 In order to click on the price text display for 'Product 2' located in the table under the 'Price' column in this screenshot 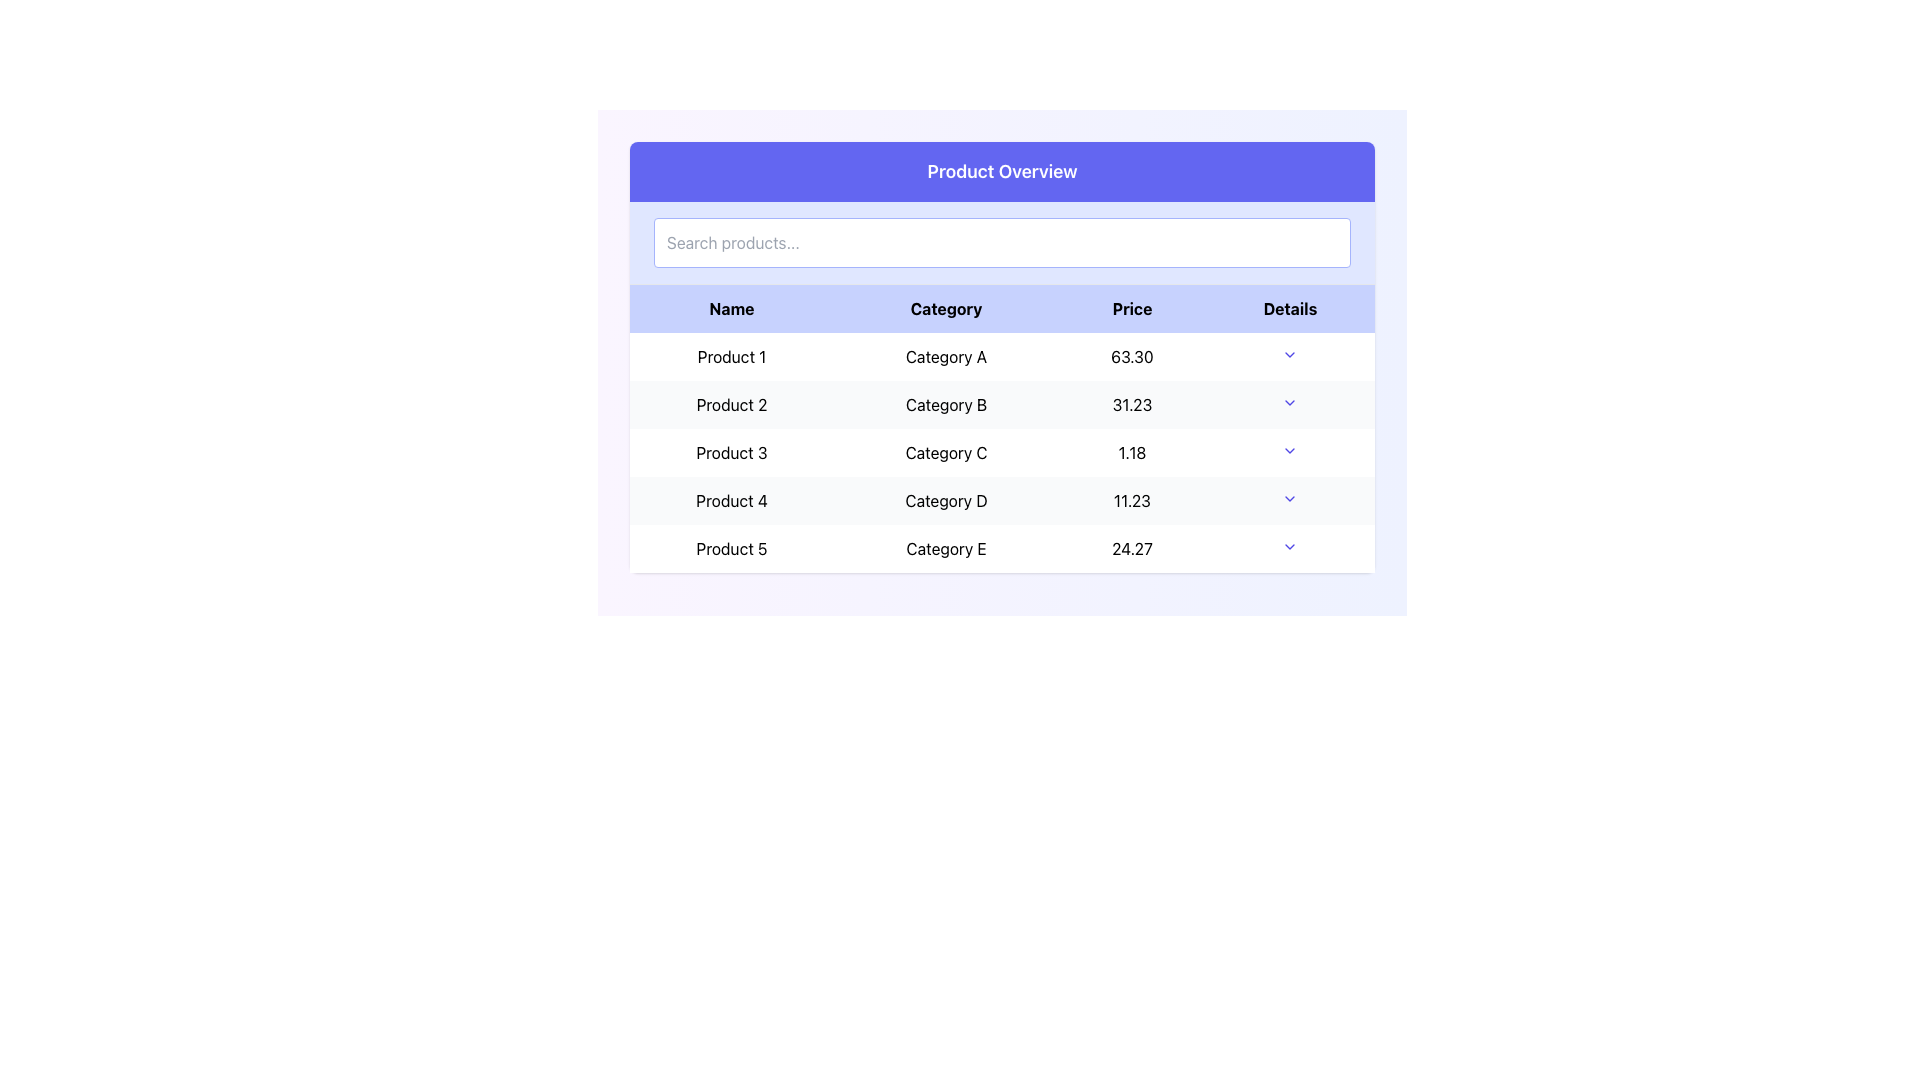, I will do `click(1132, 405)`.